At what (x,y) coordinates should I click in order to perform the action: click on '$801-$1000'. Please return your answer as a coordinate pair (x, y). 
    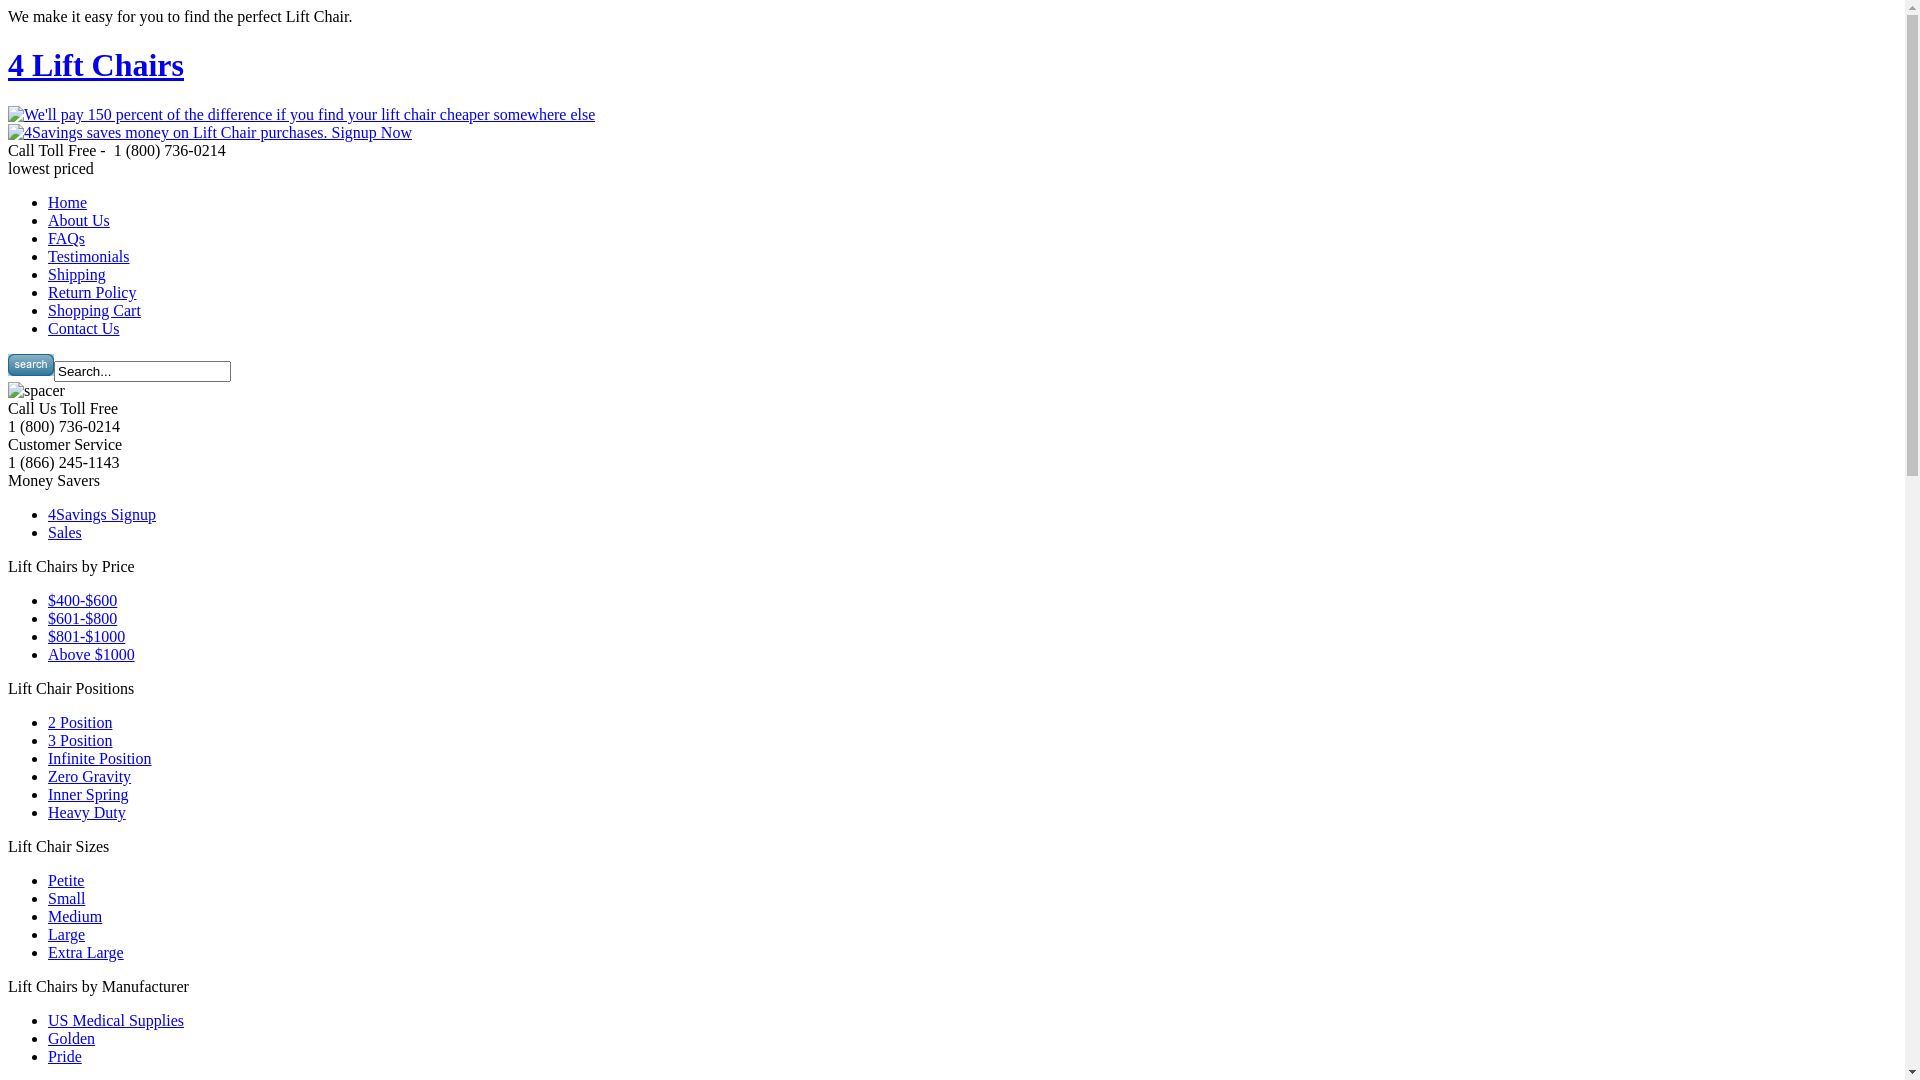
    Looking at the image, I should click on (85, 636).